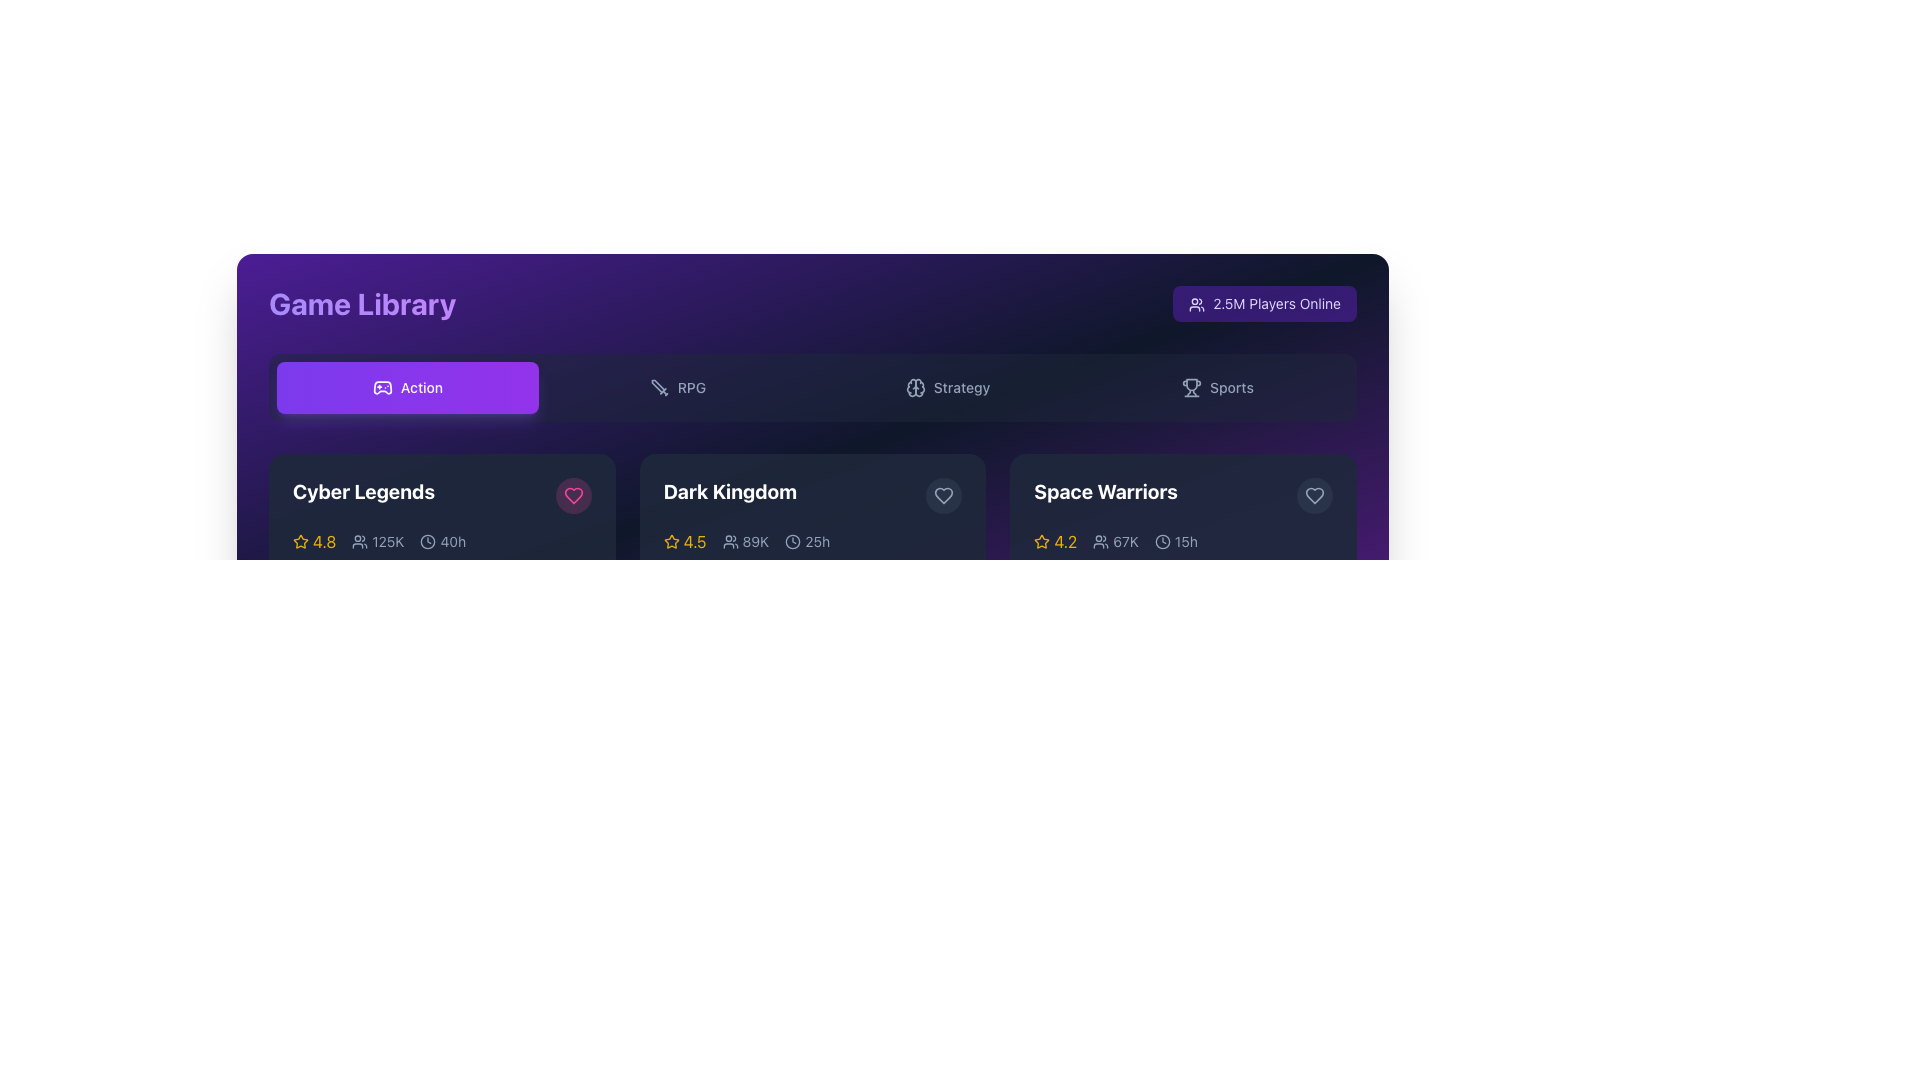 This screenshot has width=1920, height=1080. I want to click on the heart-shaped icon in the top-right corner of the 'Dark Kingdom' card, so click(943, 495).